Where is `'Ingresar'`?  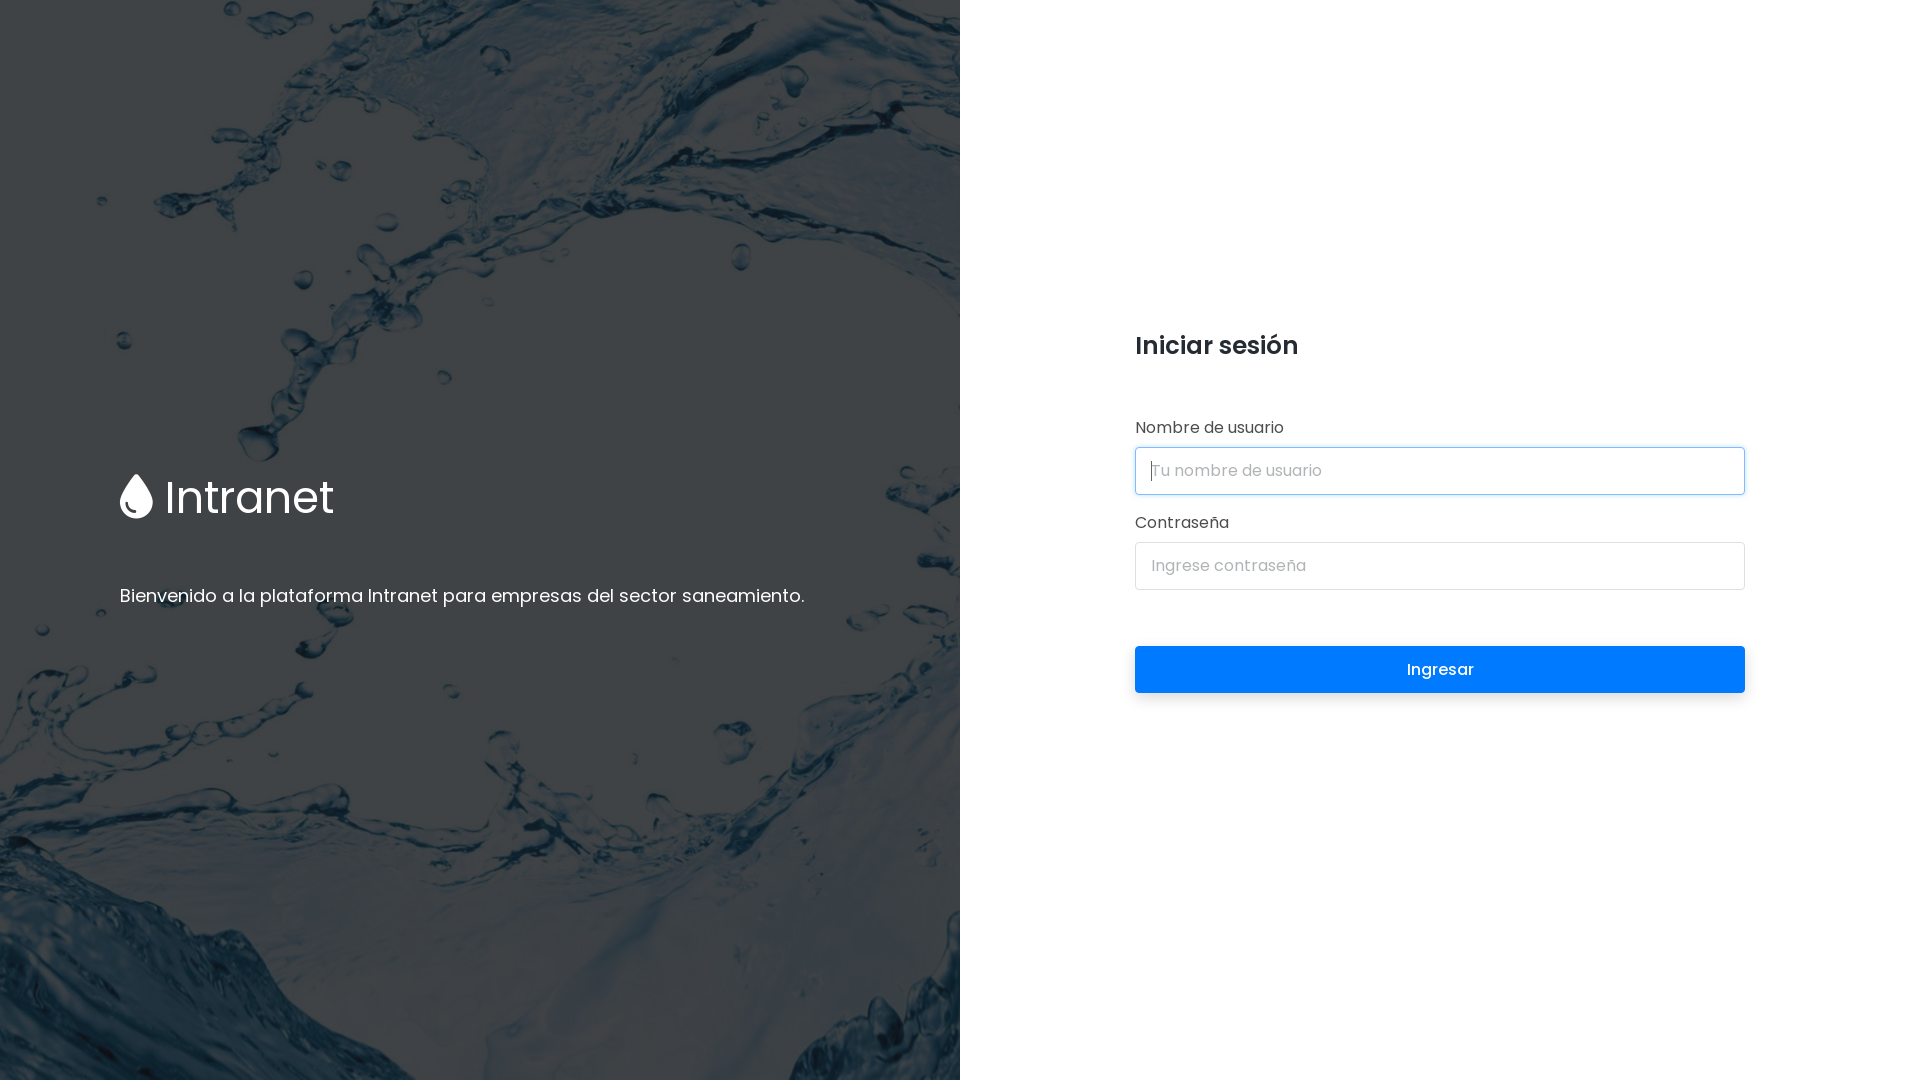
'Ingresar' is located at coordinates (1440, 670).